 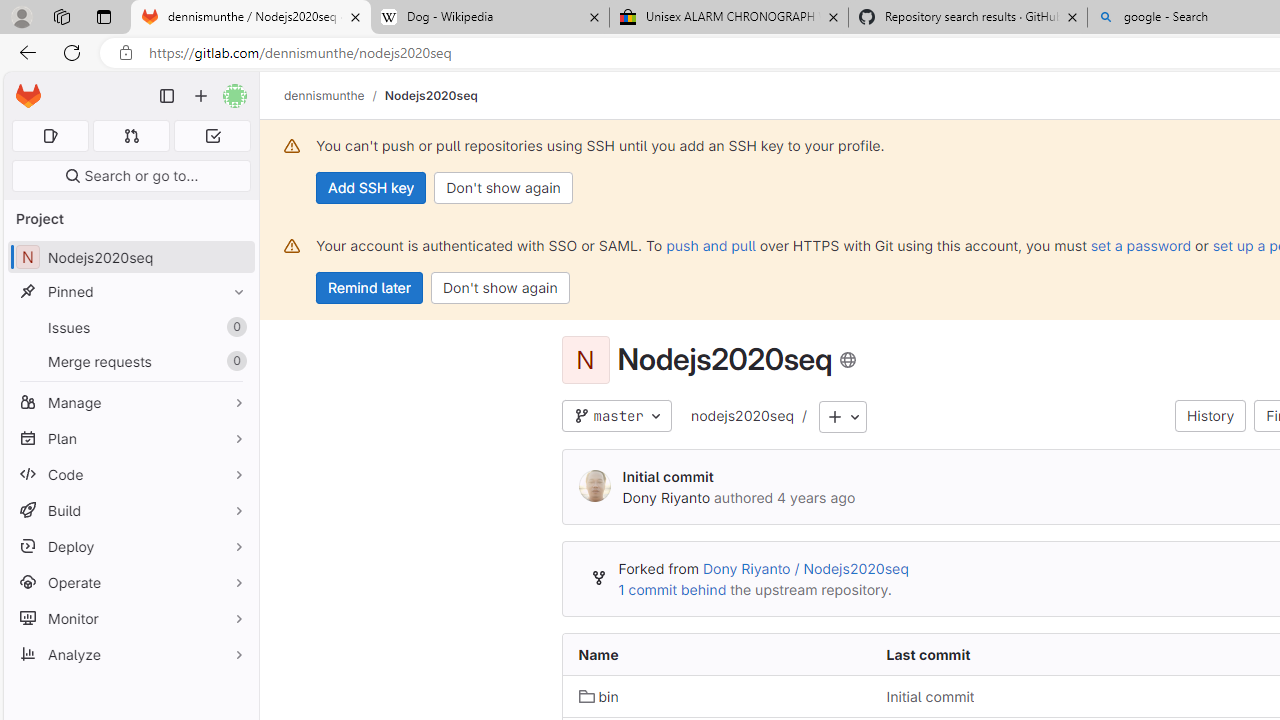 I want to click on 'Plan', so click(x=130, y=437).